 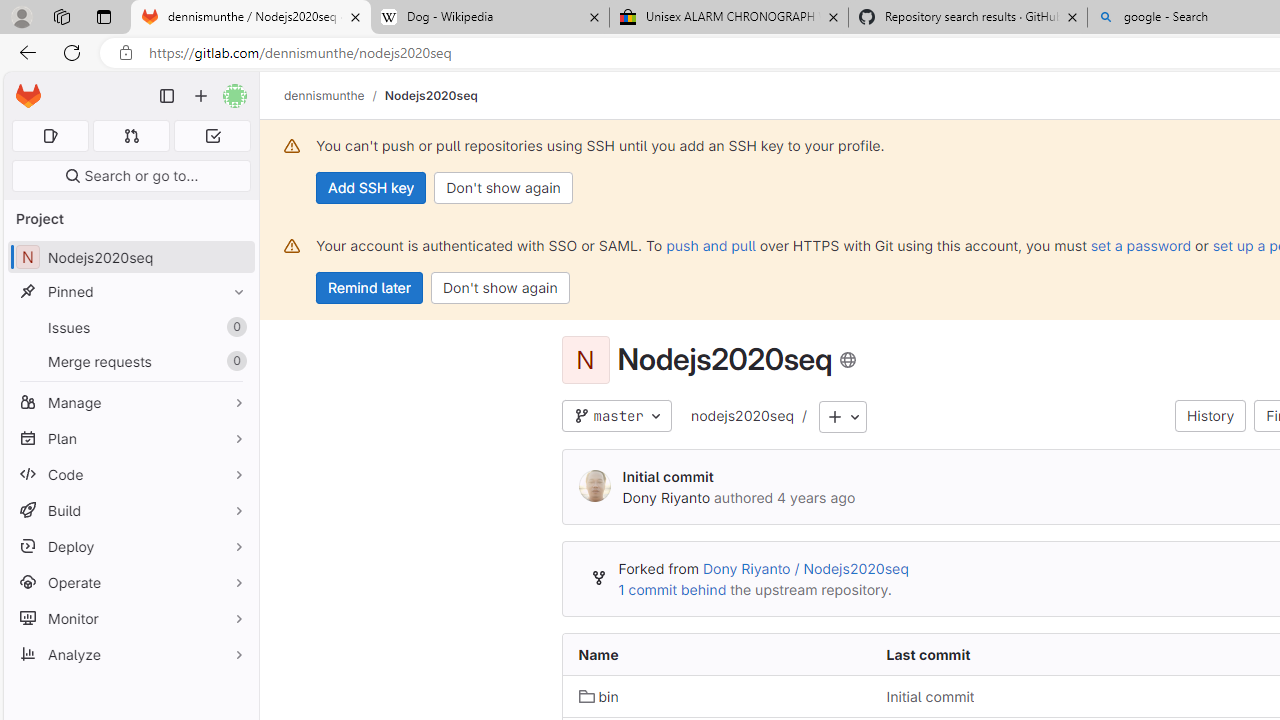 I want to click on 'Plan', so click(x=130, y=437).